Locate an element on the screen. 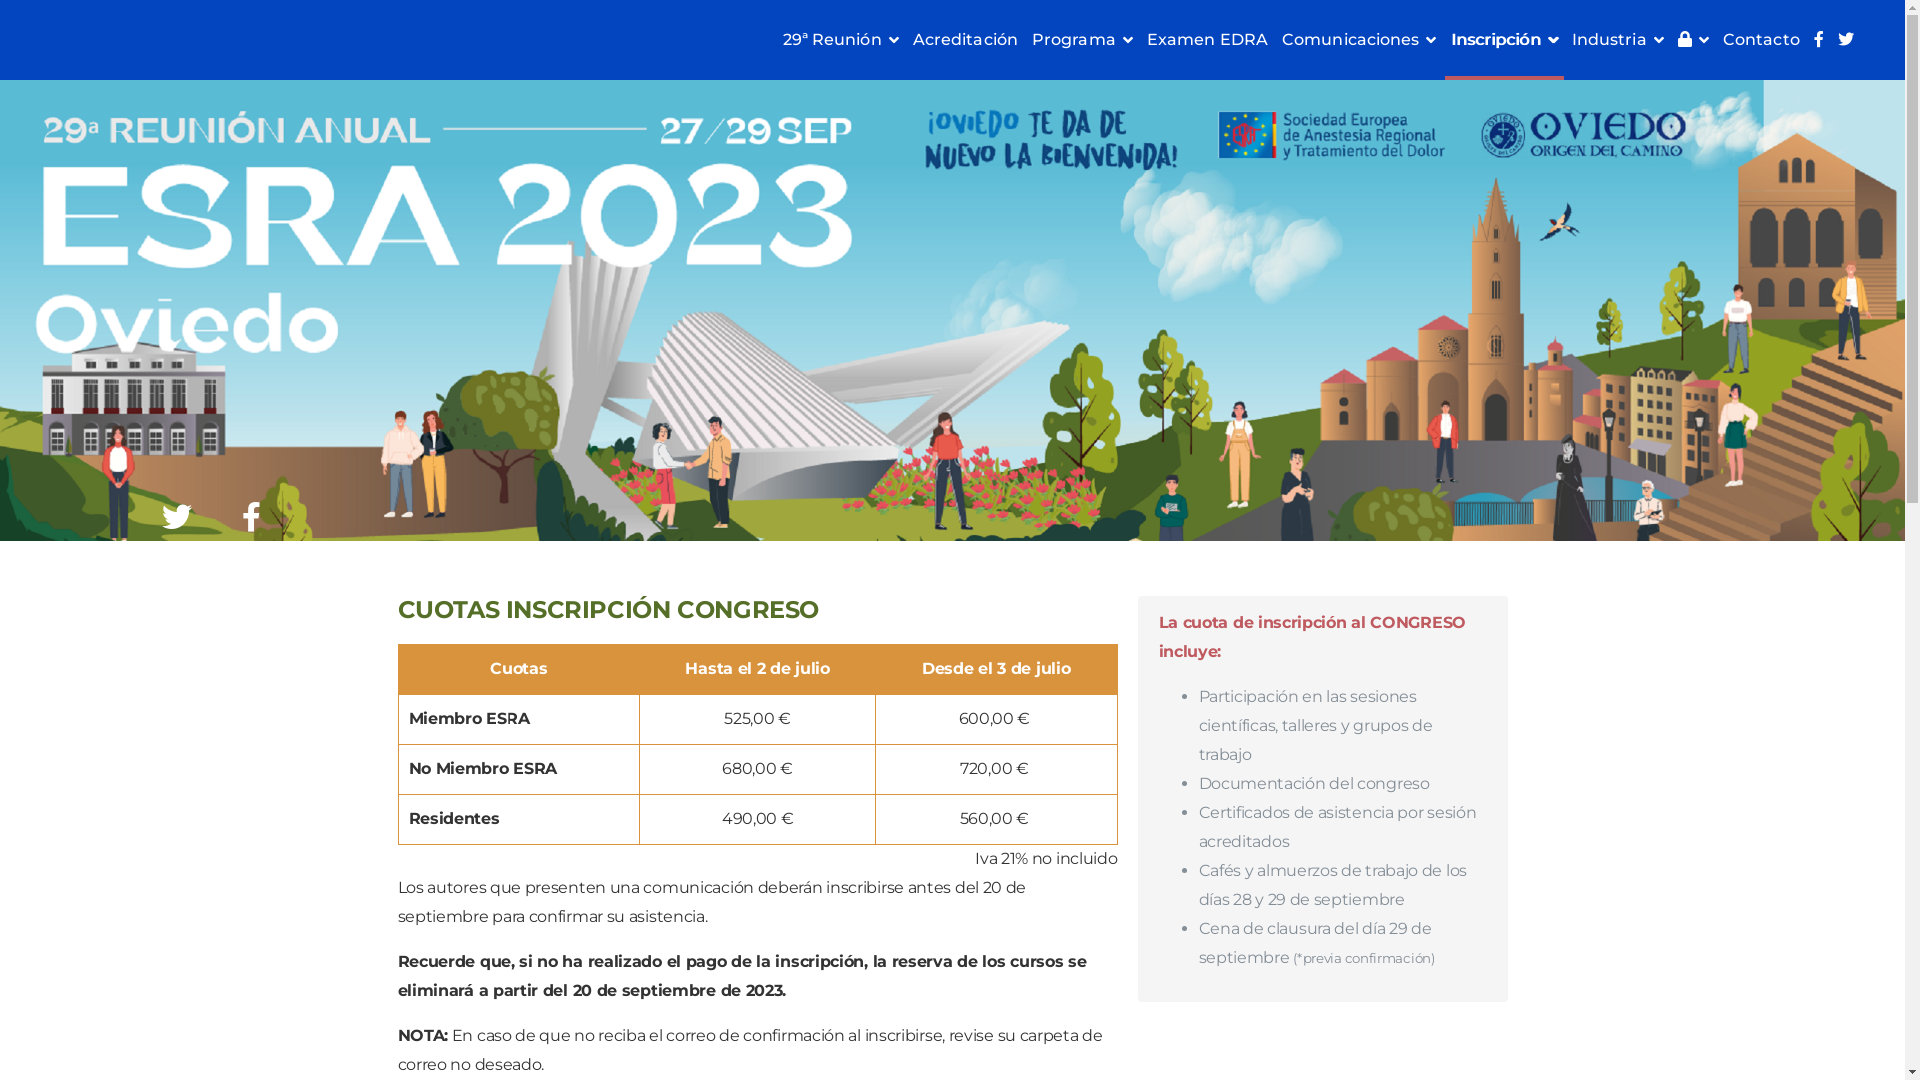 The width and height of the screenshot is (1920, 1080). 'Programa' is located at coordinates (1026, 39).